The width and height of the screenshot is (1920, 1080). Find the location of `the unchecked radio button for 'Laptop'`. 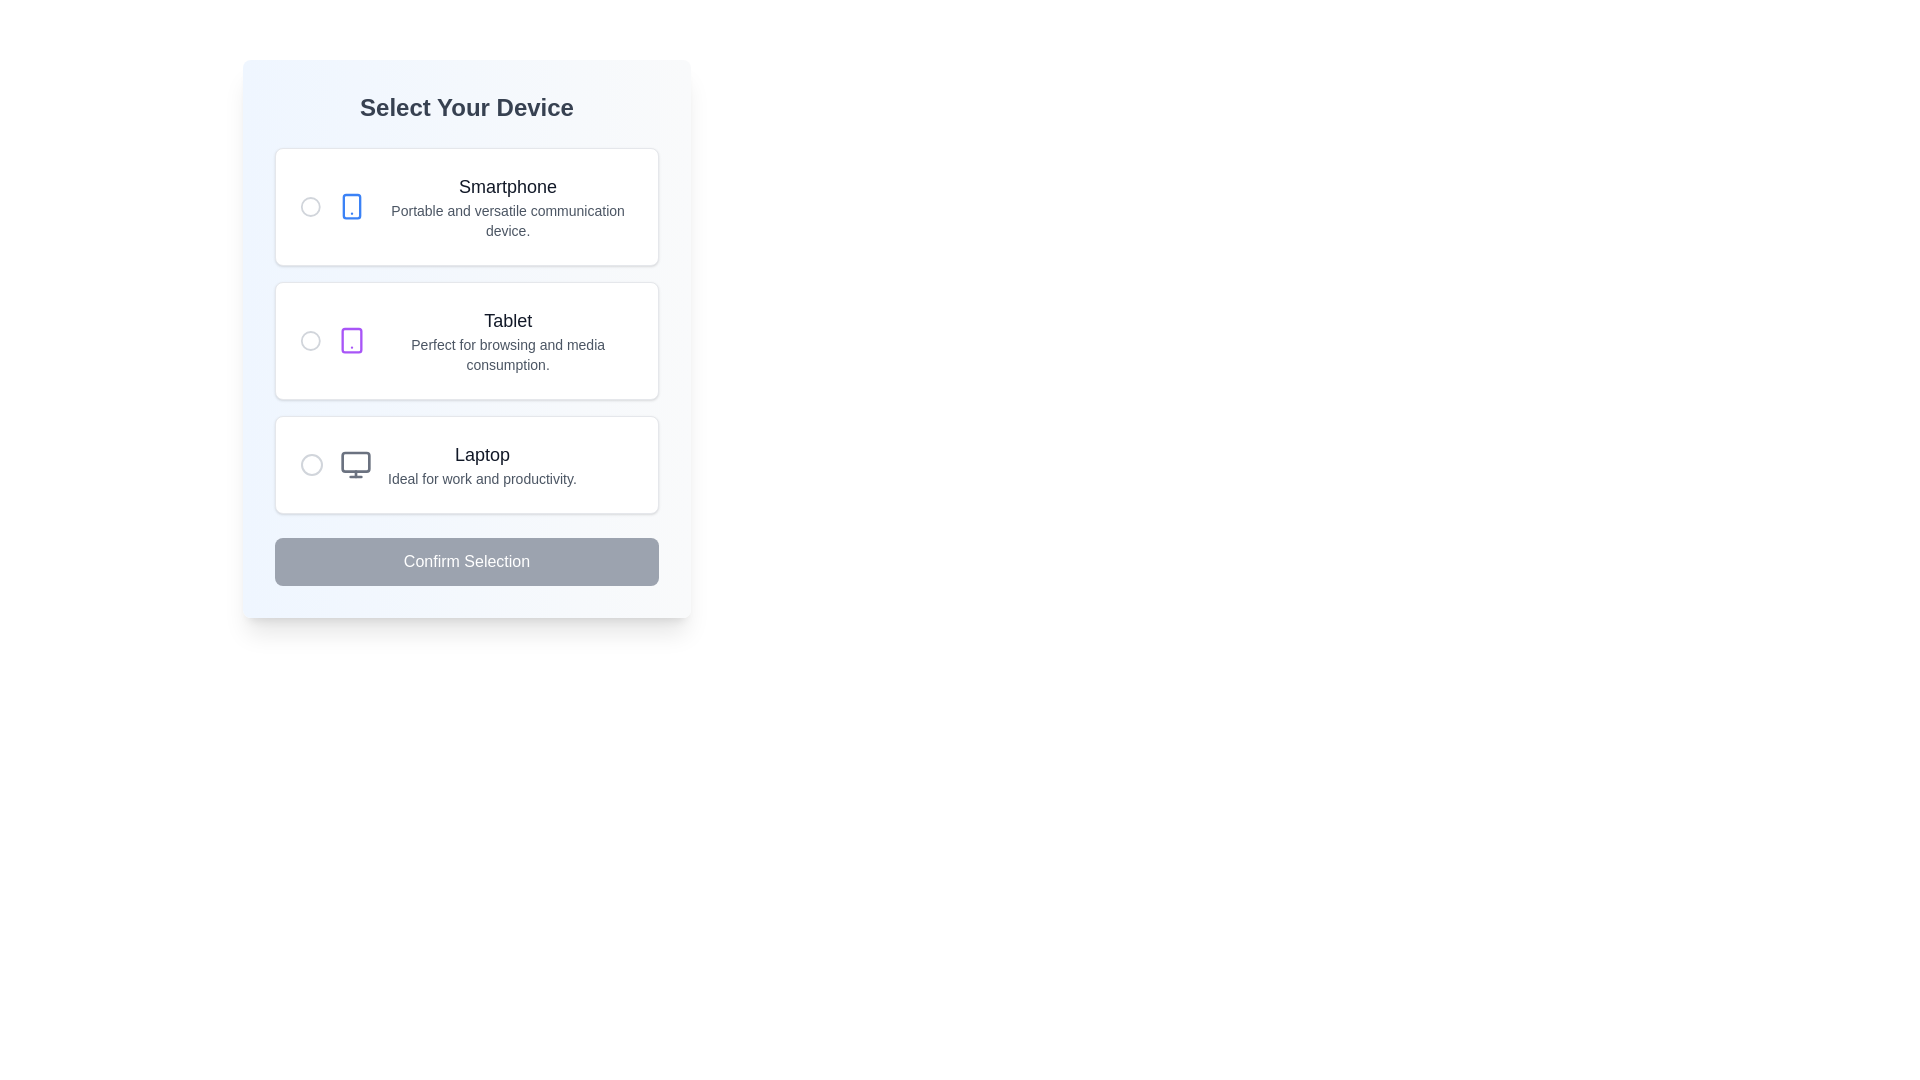

the unchecked radio button for 'Laptop' is located at coordinates (311, 465).